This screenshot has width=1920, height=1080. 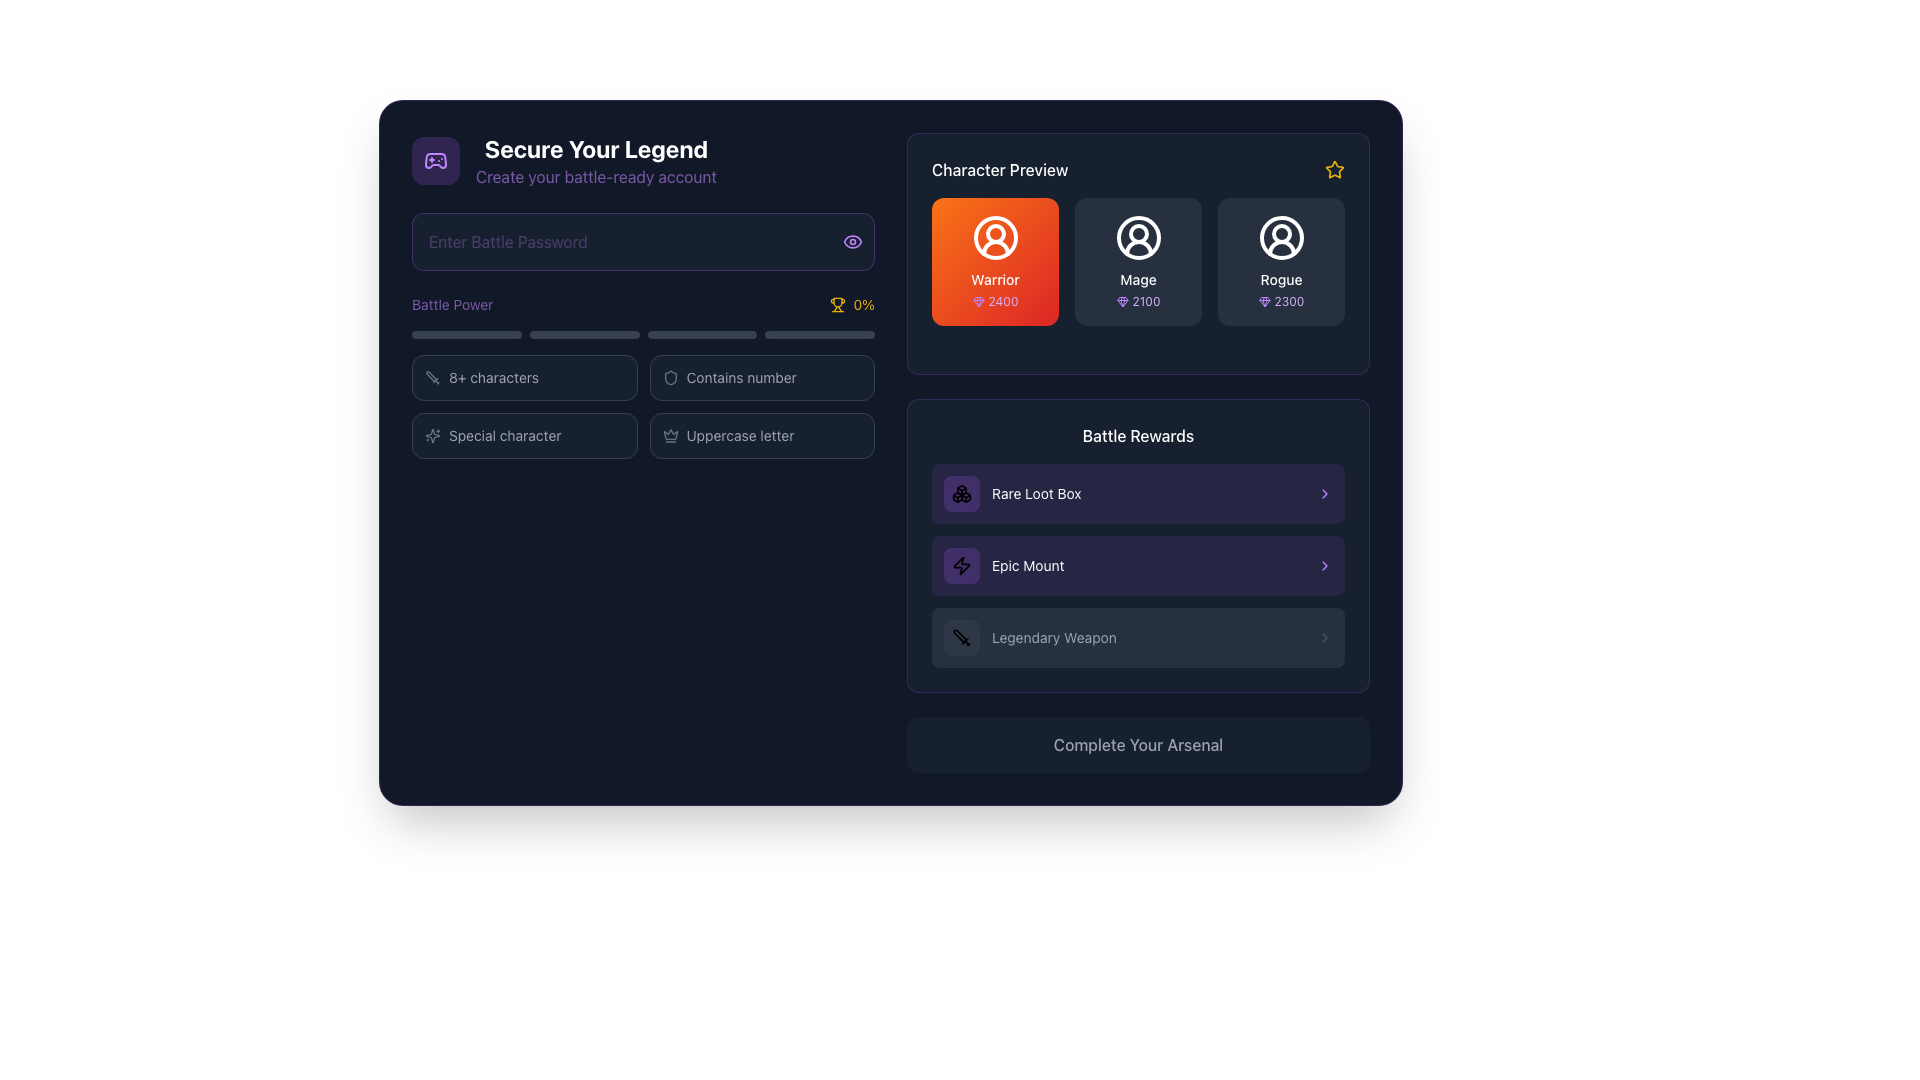 What do you see at coordinates (435, 160) in the screenshot?
I see `the square-shaped purple background enclosing the stylized game controller icon, which serves as a visual identifier for the section to the left of the 'Secure Your Legend' text` at bounding box center [435, 160].